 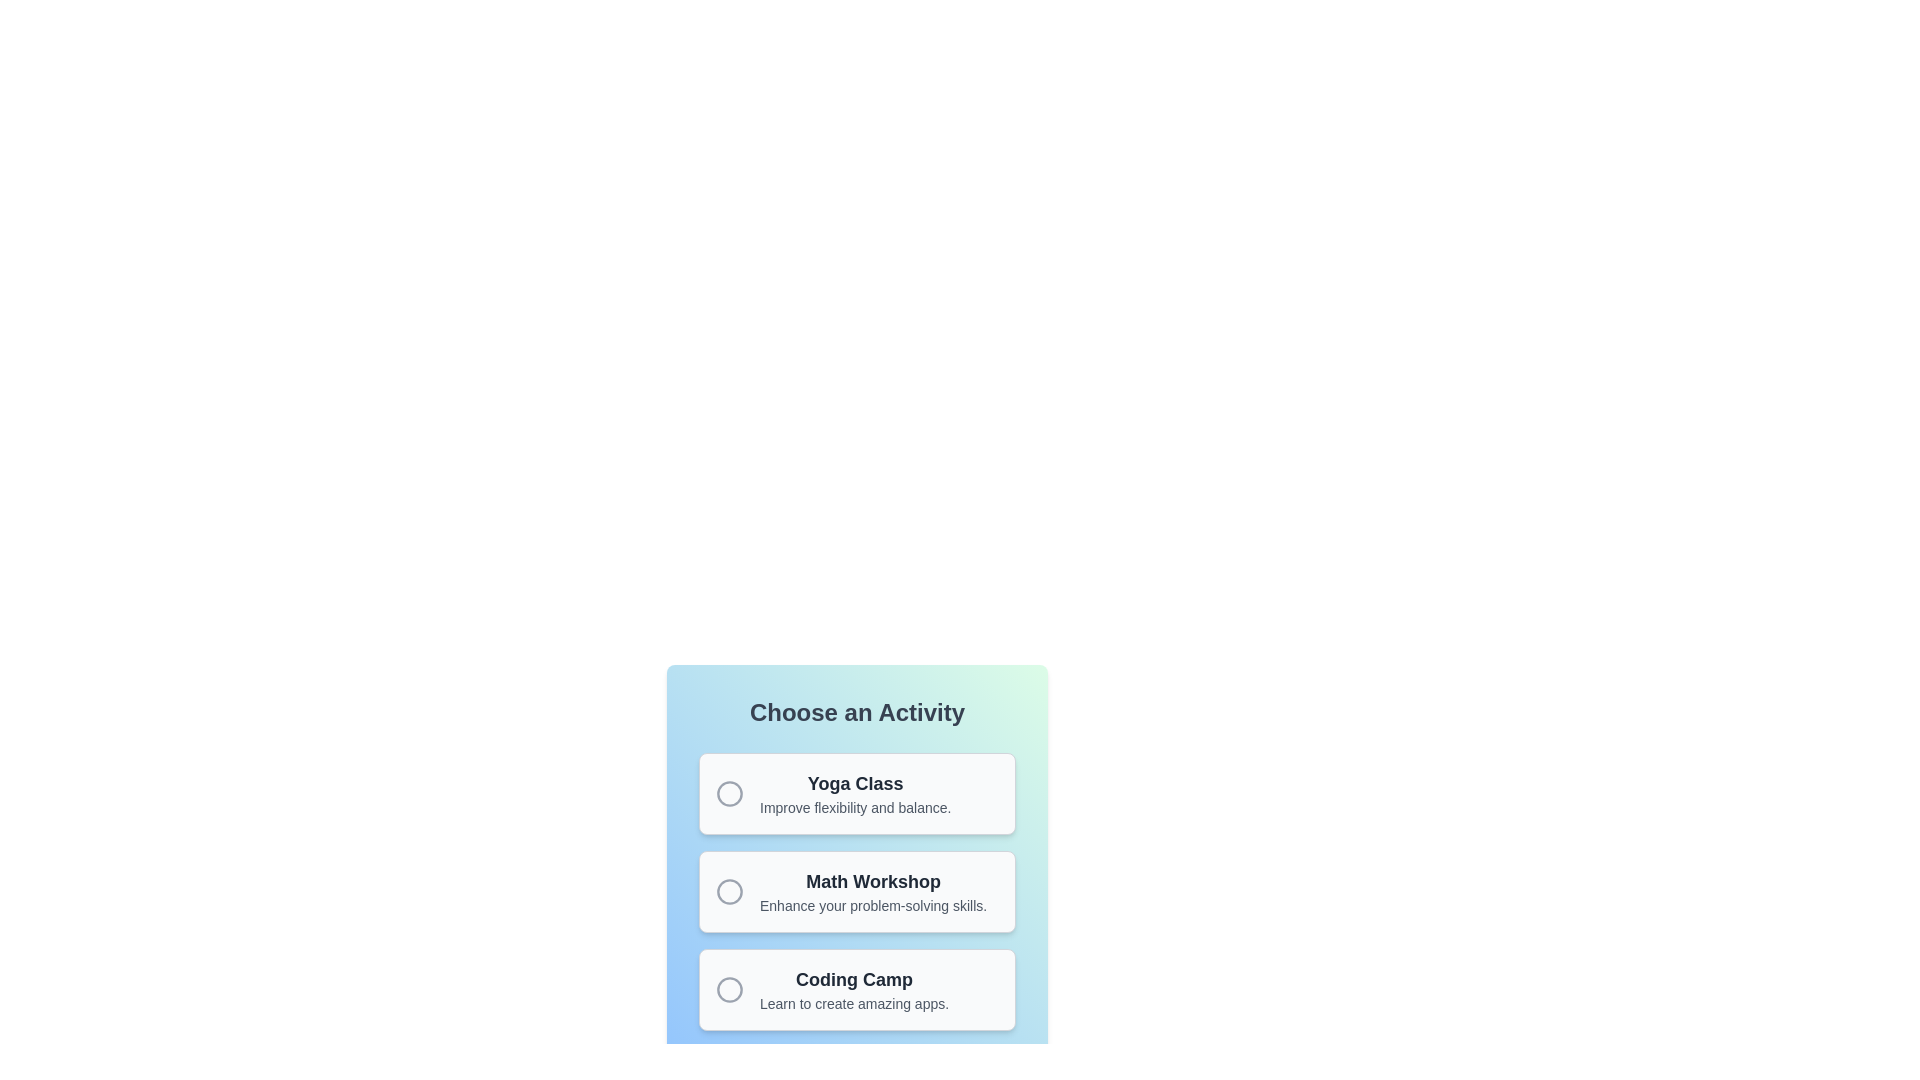 I want to click on the radio button with a gray border and empty center located to the left of the 'Math Workshop' text, so click(x=728, y=890).